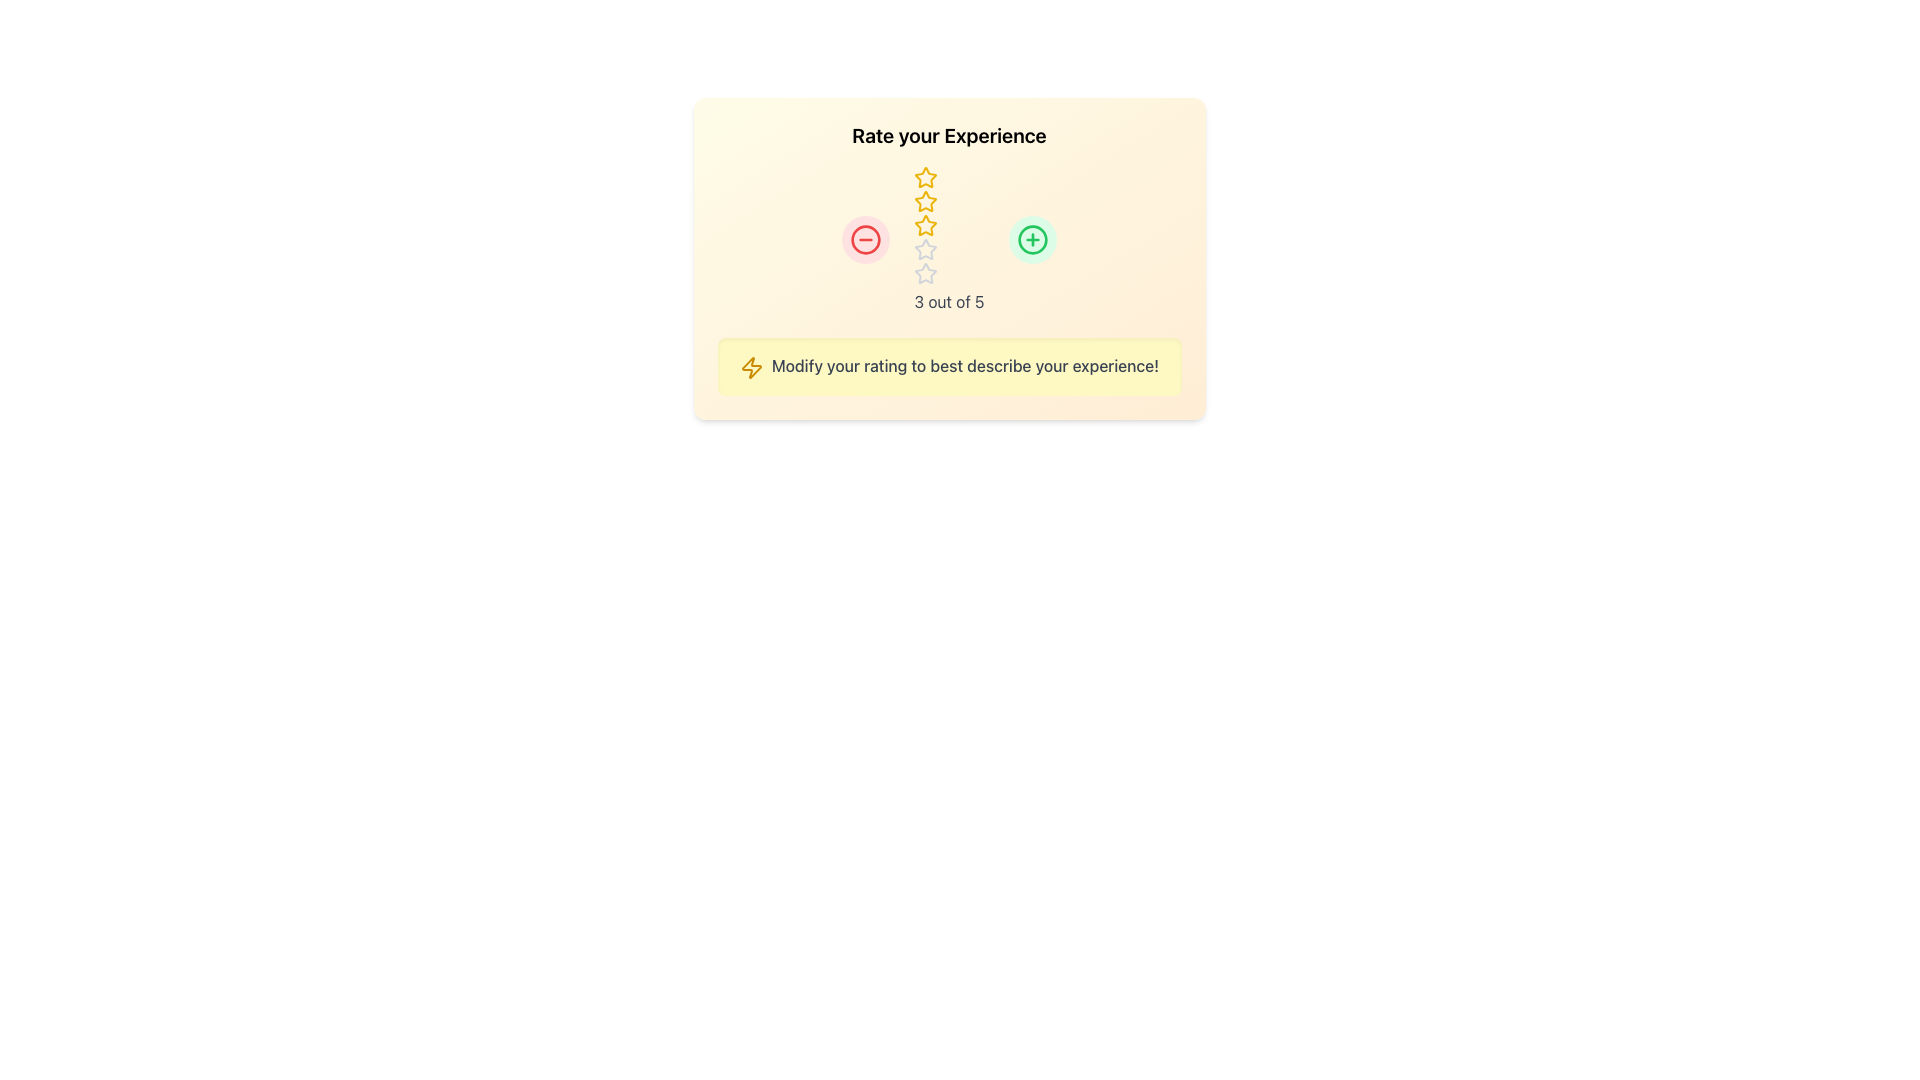  What do you see at coordinates (925, 176) in the screenshot?
I see `the third star icon in the rating section` at bounding box center [925, 176].